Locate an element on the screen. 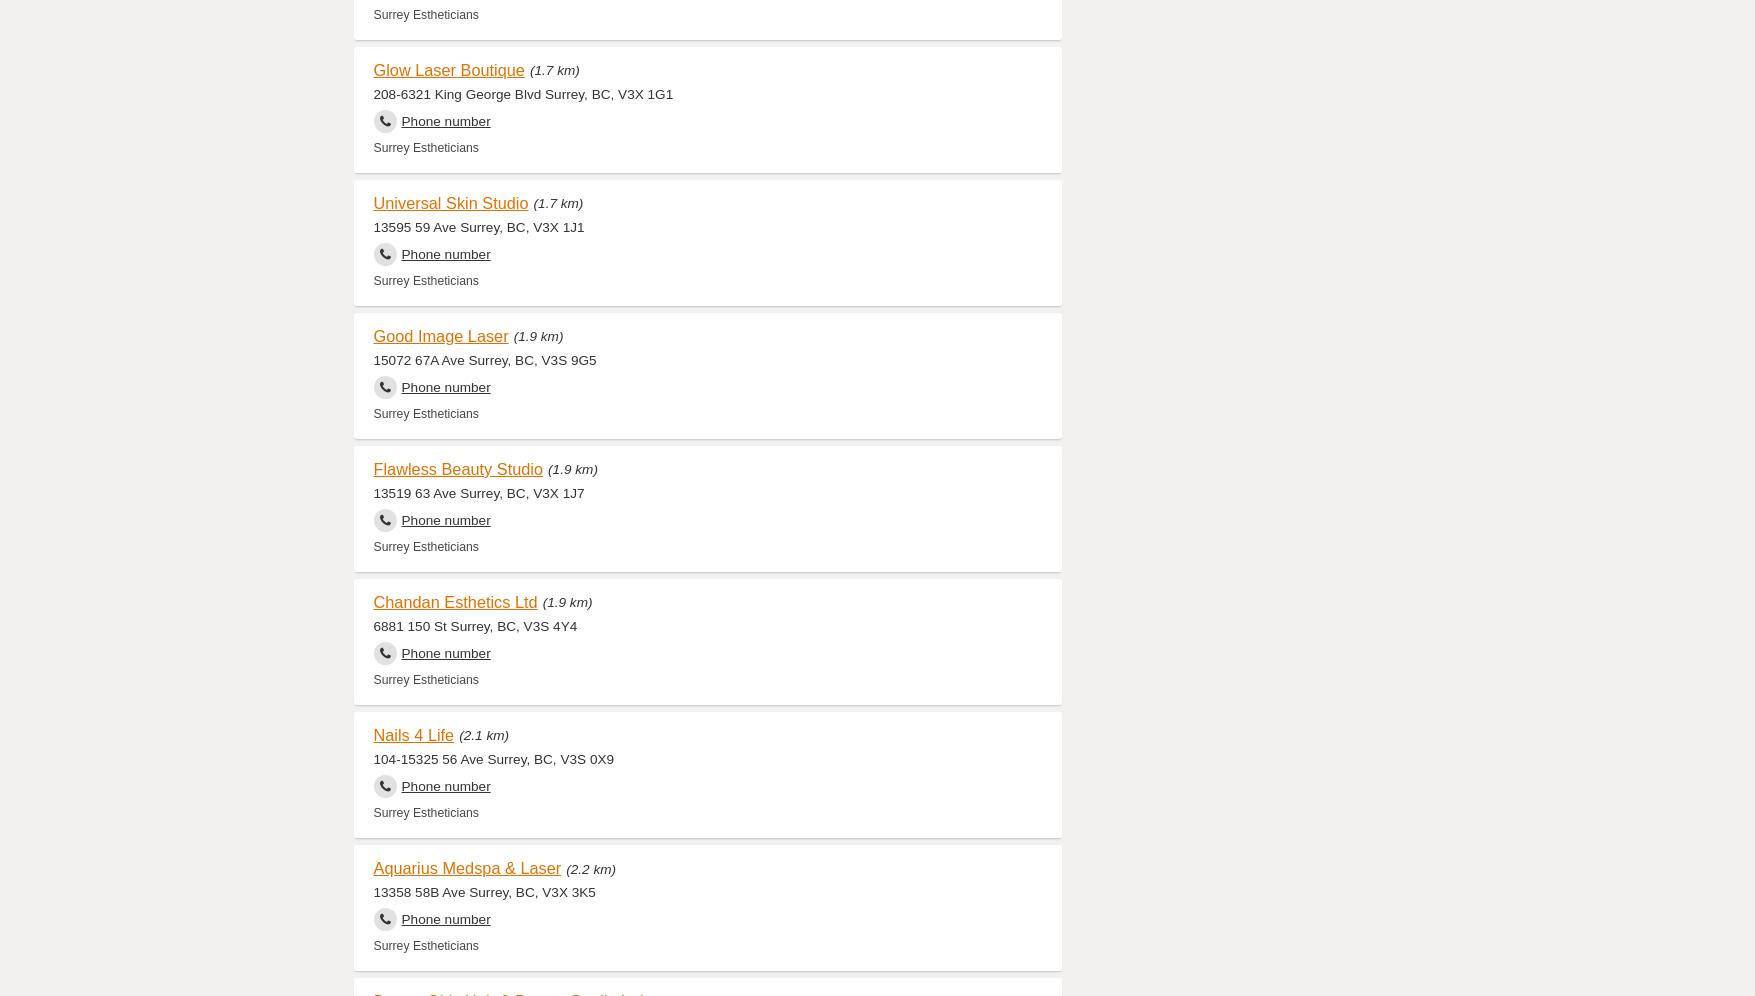 The image size is (1755, 996). 'Nails 4 Life' is located at coordinates (413, 732).